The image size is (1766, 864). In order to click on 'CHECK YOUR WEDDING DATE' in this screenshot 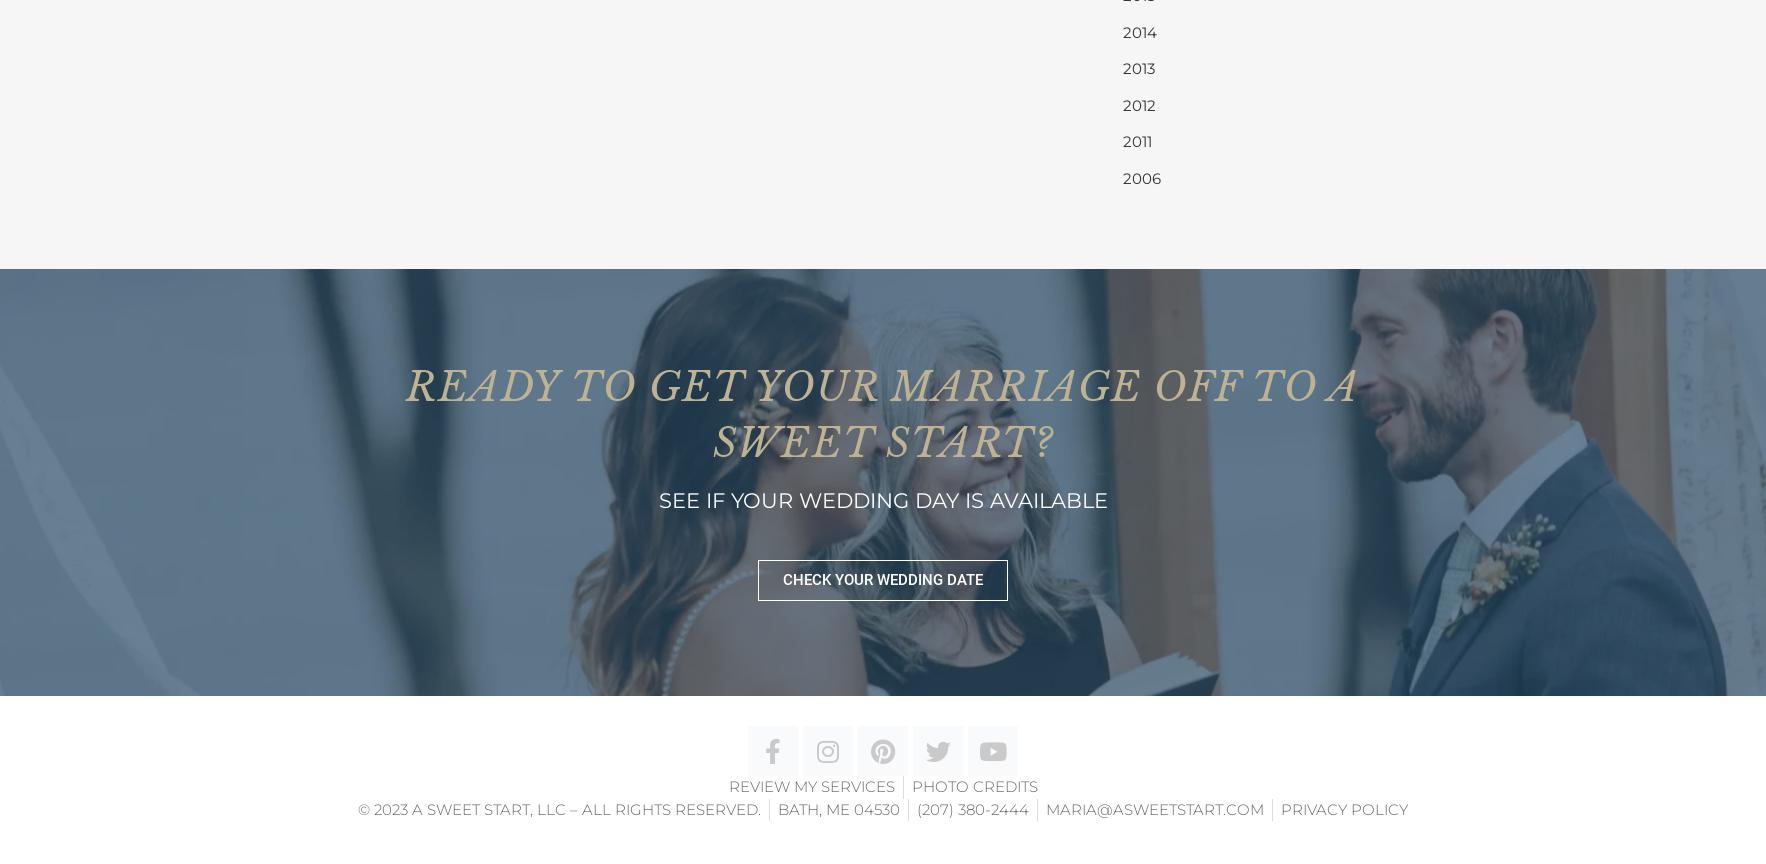, I will do `click(883, 579)`.